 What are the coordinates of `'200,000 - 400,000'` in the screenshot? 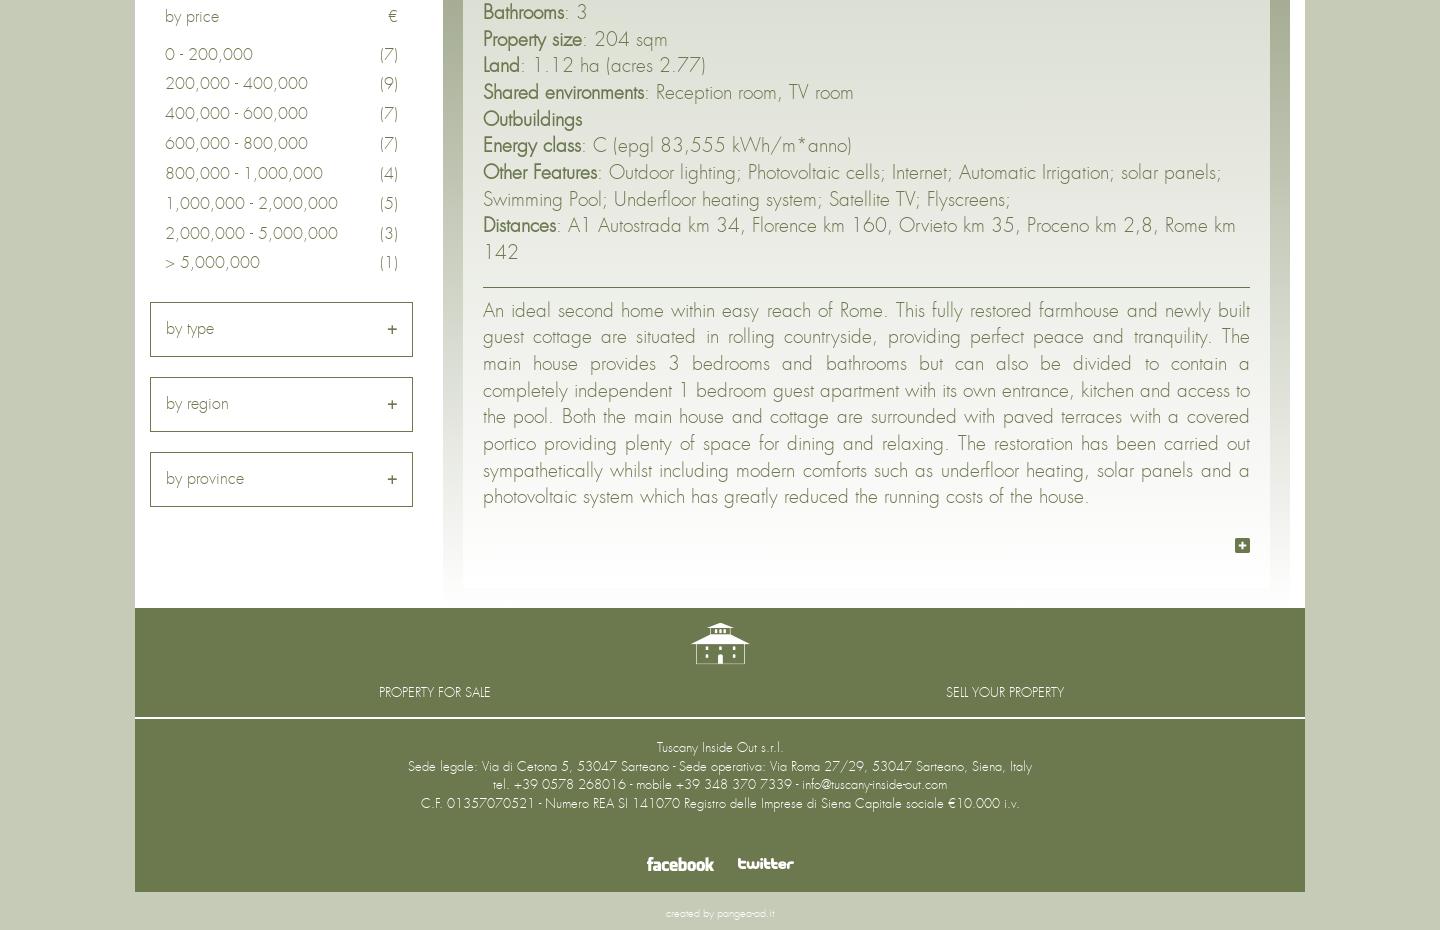 It's located at (236, 83).